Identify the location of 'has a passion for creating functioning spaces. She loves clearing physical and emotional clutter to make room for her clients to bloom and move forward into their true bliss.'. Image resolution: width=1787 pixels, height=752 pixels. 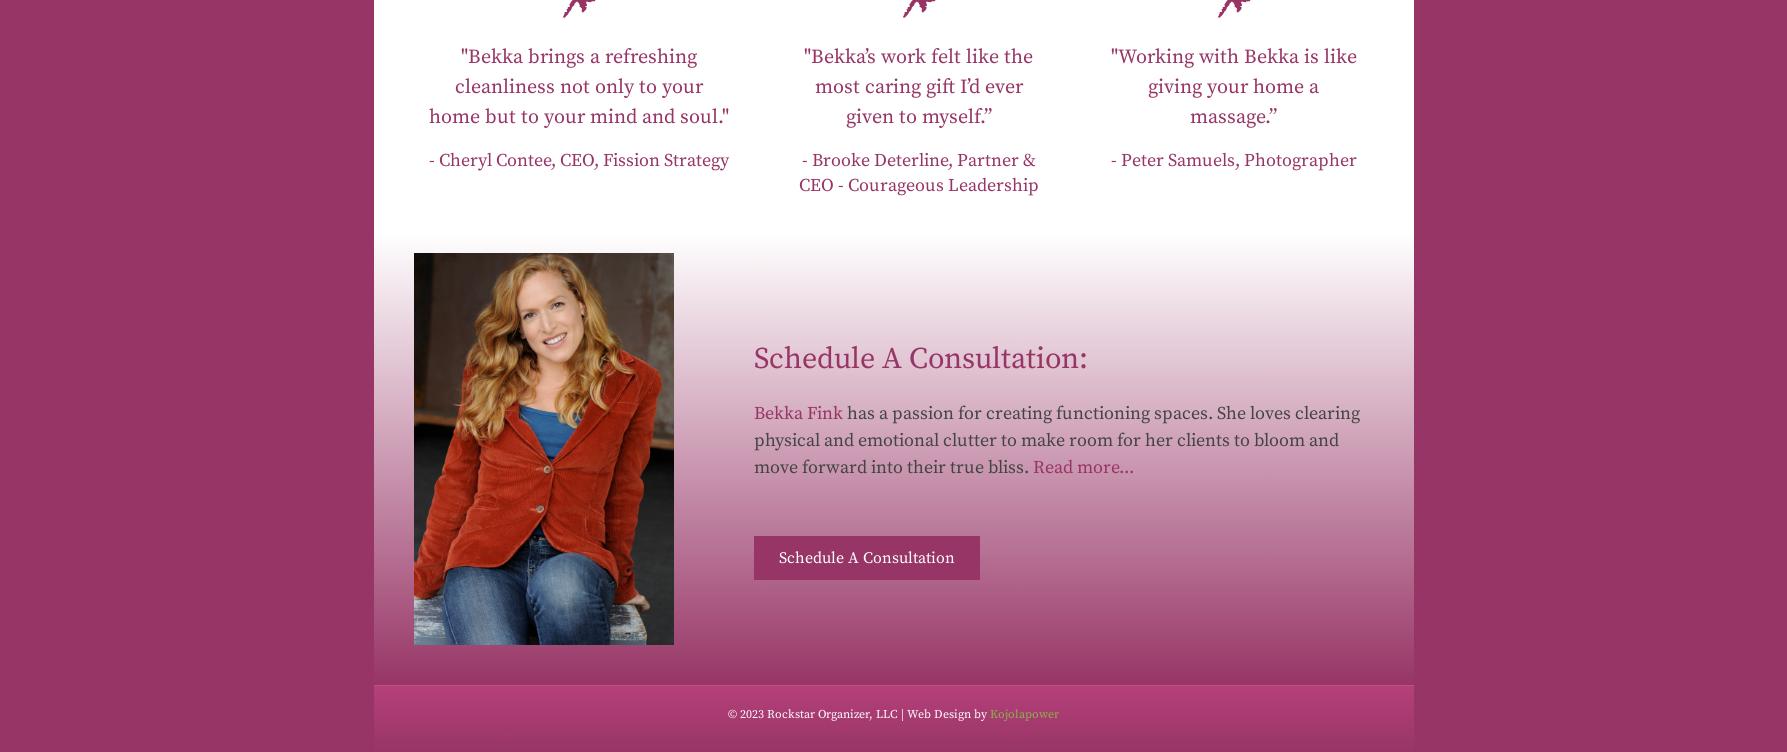
(1054, 439).